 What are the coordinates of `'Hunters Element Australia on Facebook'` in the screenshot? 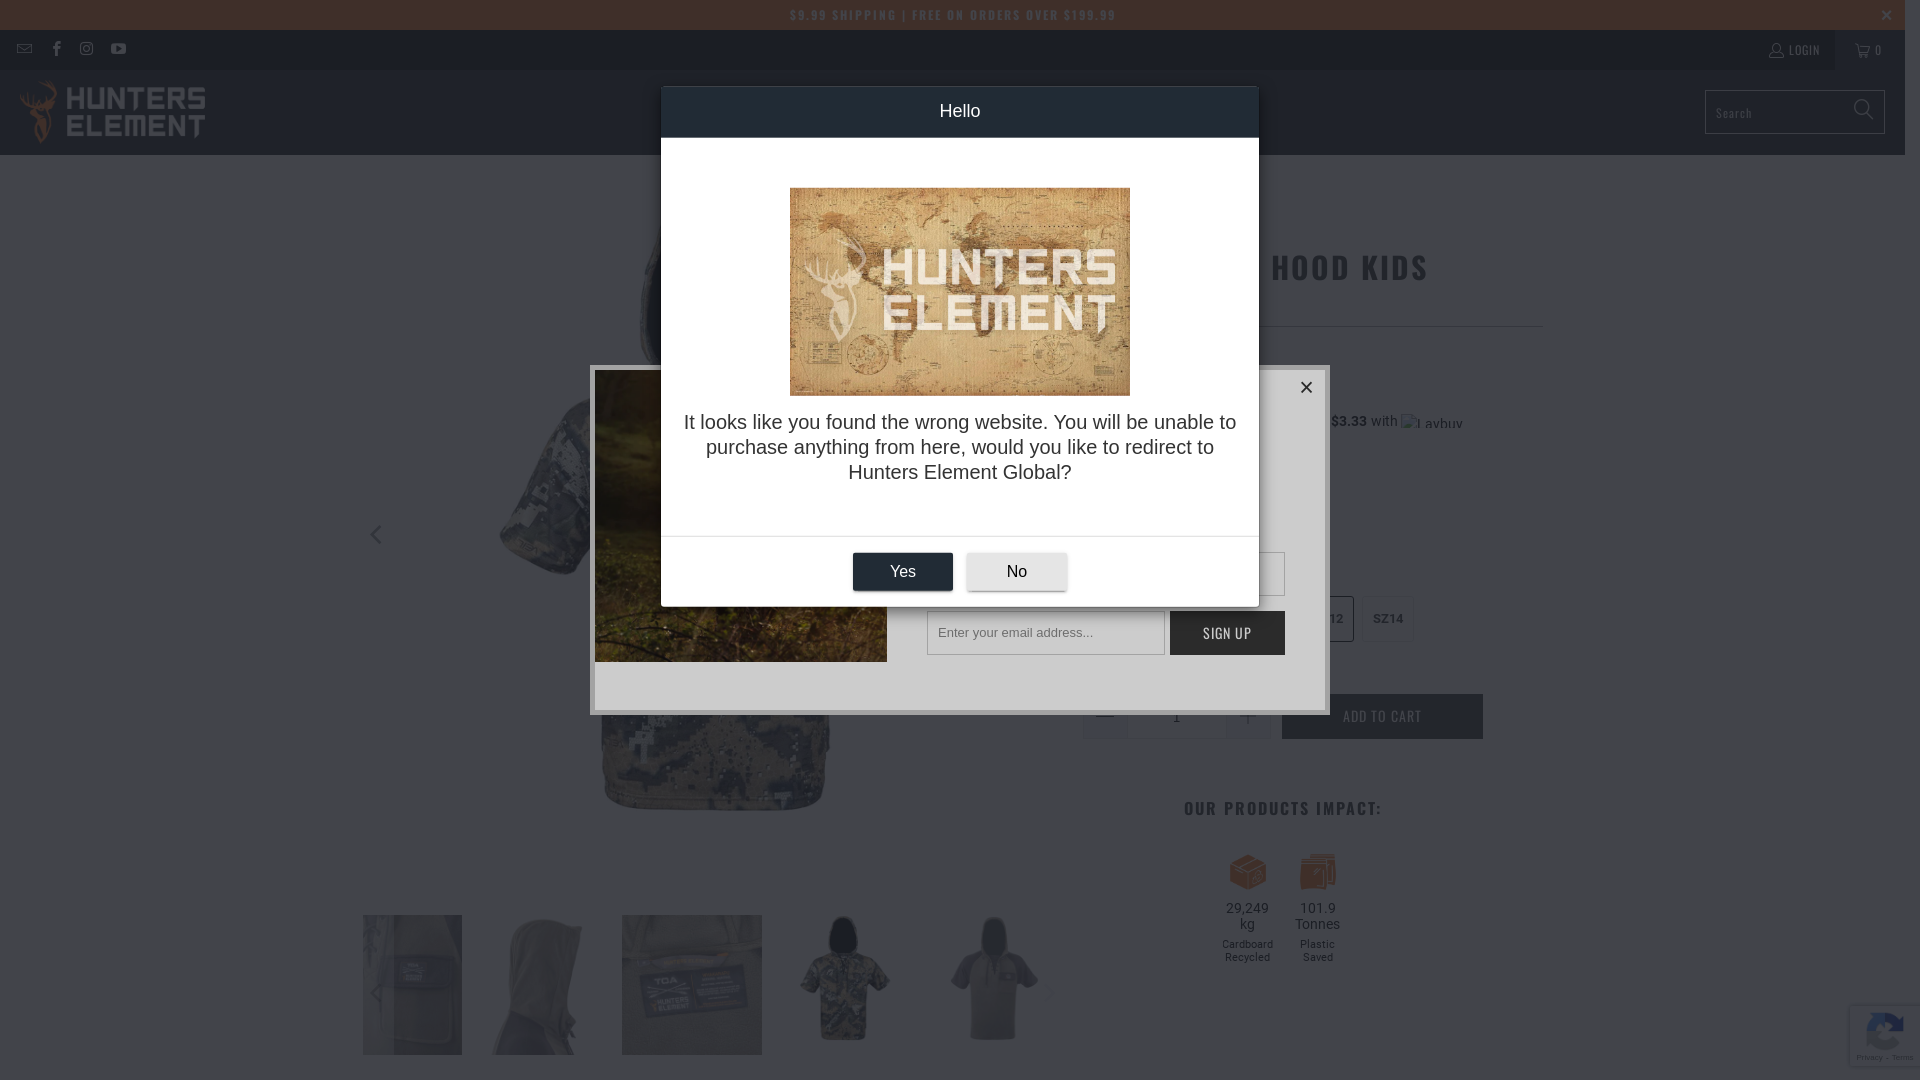 It's located at (54, 48).